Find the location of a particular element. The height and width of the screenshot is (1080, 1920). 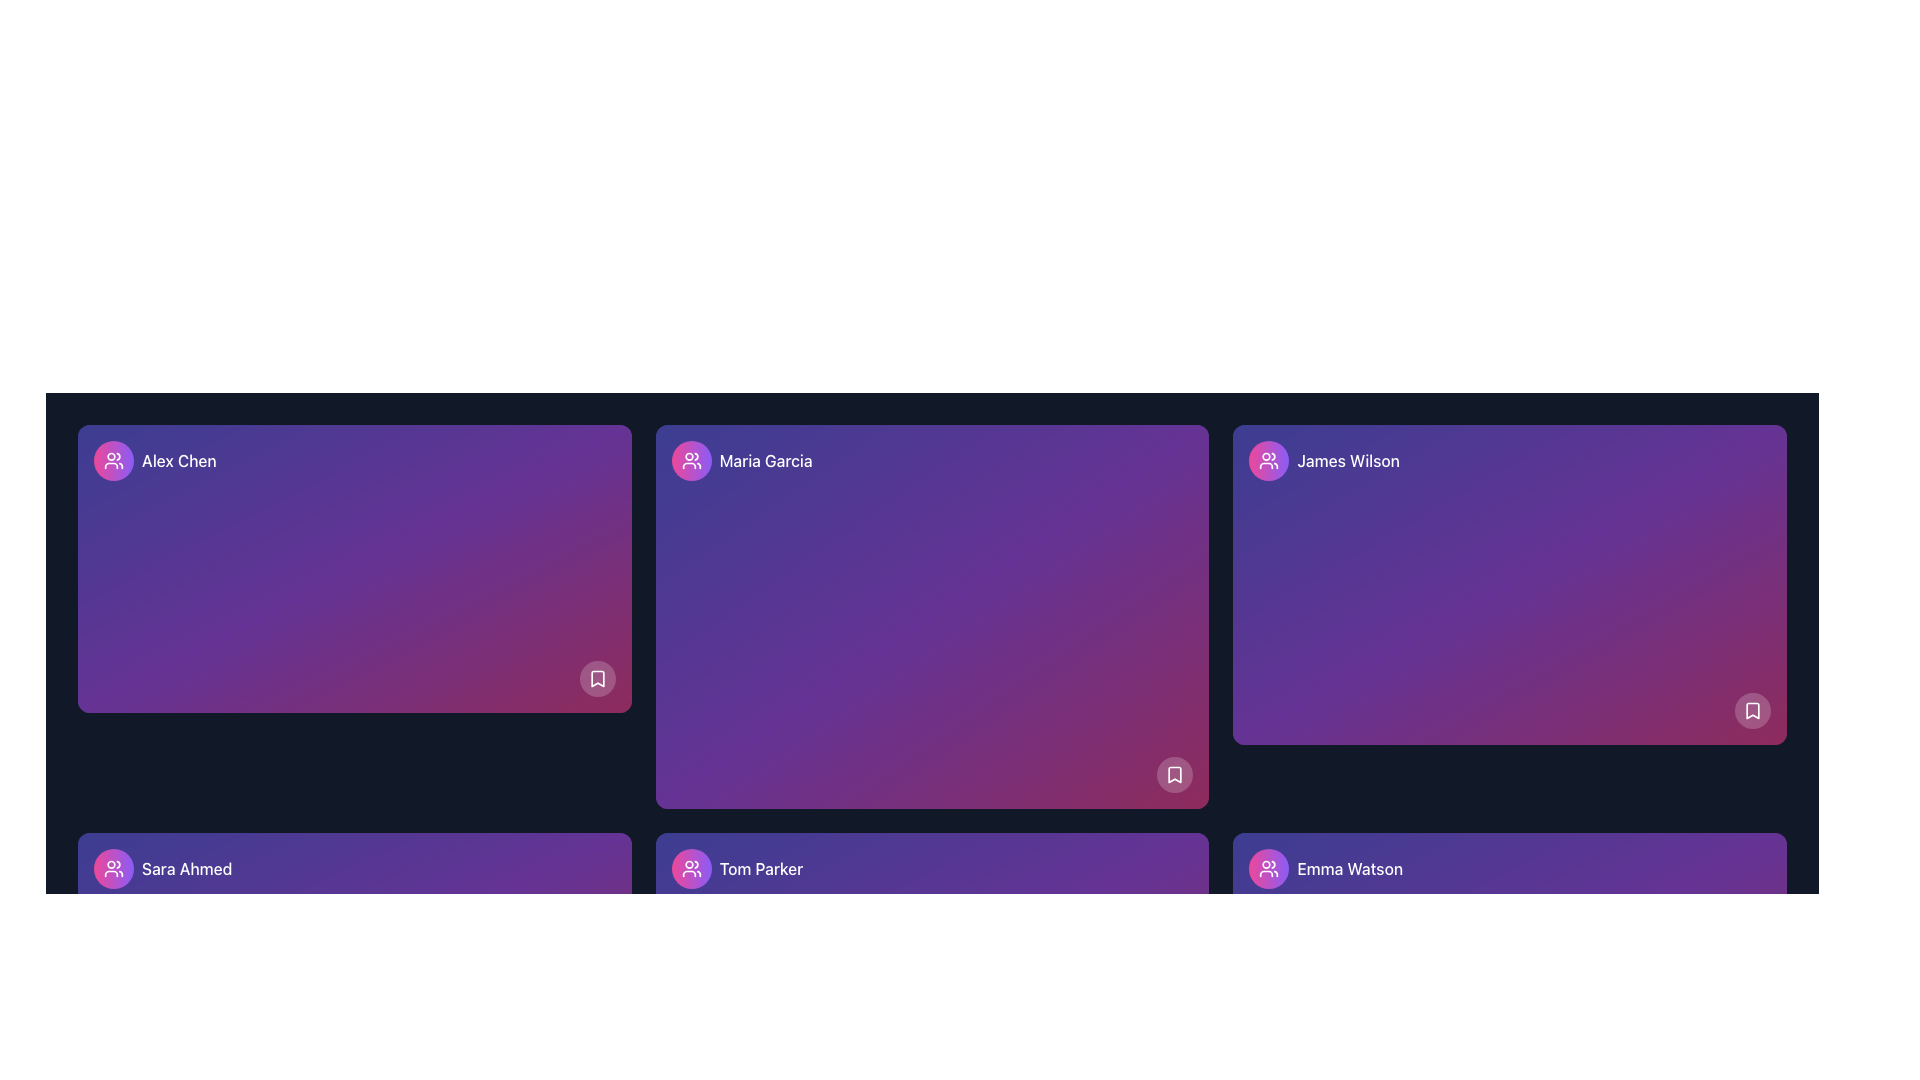

the decorative profile placeholder icon located at the top-left corner of the card labeled 'Tom Parker' is located at coordinates (691, 867).